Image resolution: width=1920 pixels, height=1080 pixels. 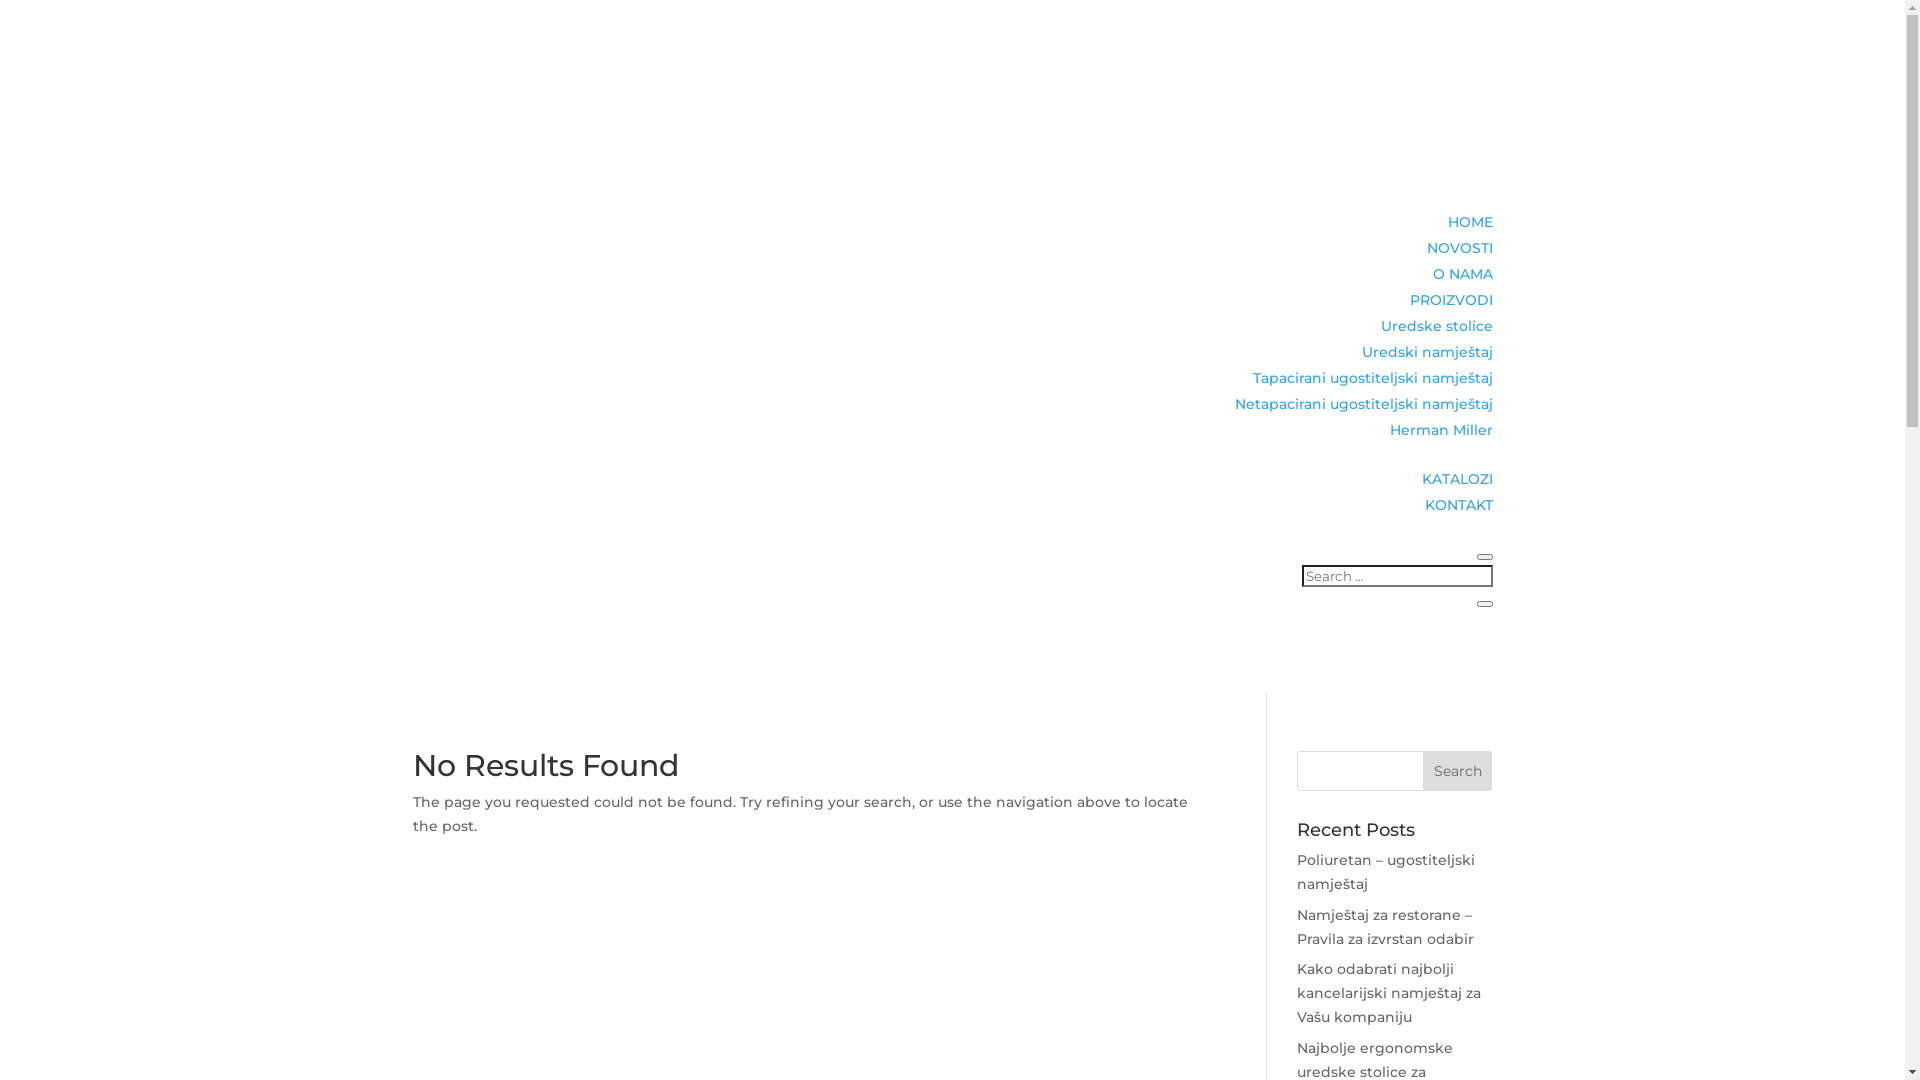 I want to click on 'Uredske stolice', so click(x=1379, y=325).